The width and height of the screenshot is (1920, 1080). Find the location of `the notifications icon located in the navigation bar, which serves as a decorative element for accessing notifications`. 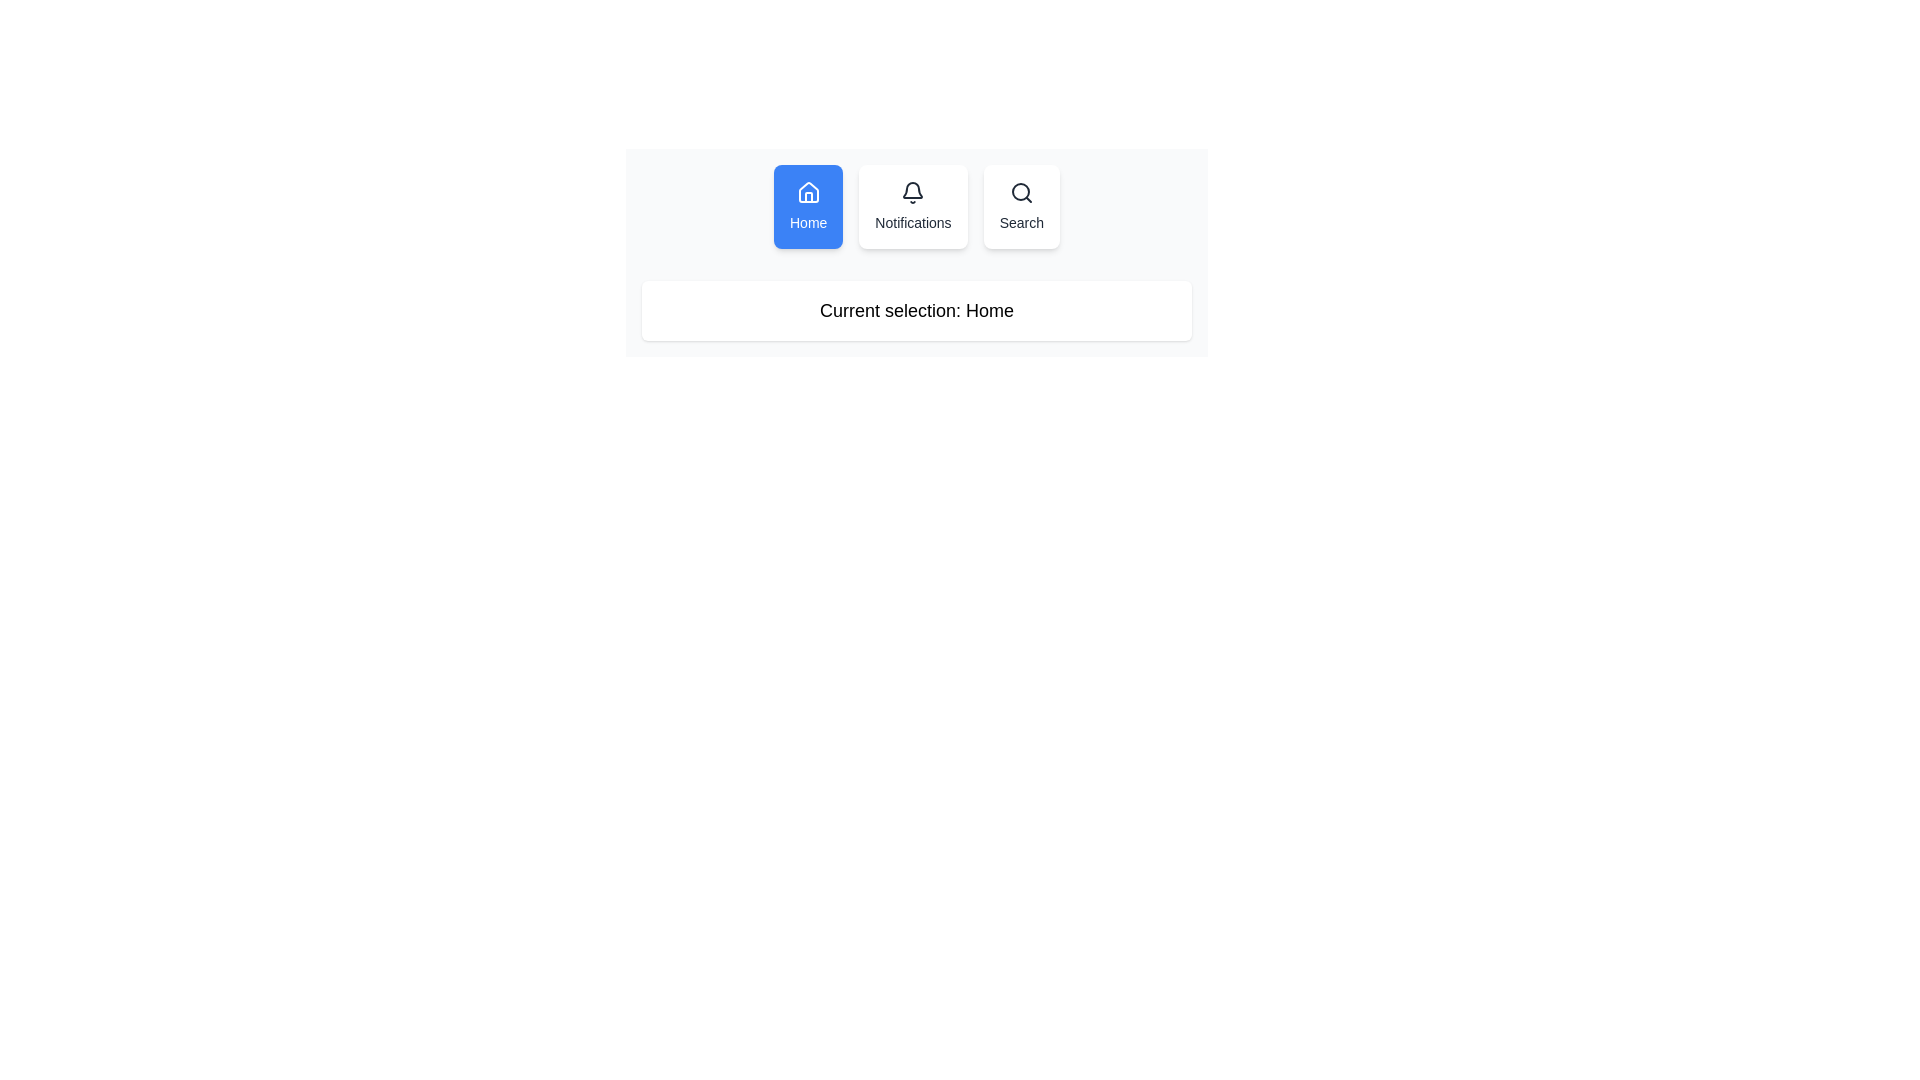

the notifications icon located in the navigation bar, which serves as a decorative element for accessing notifications is located at coordinates (912, 192).